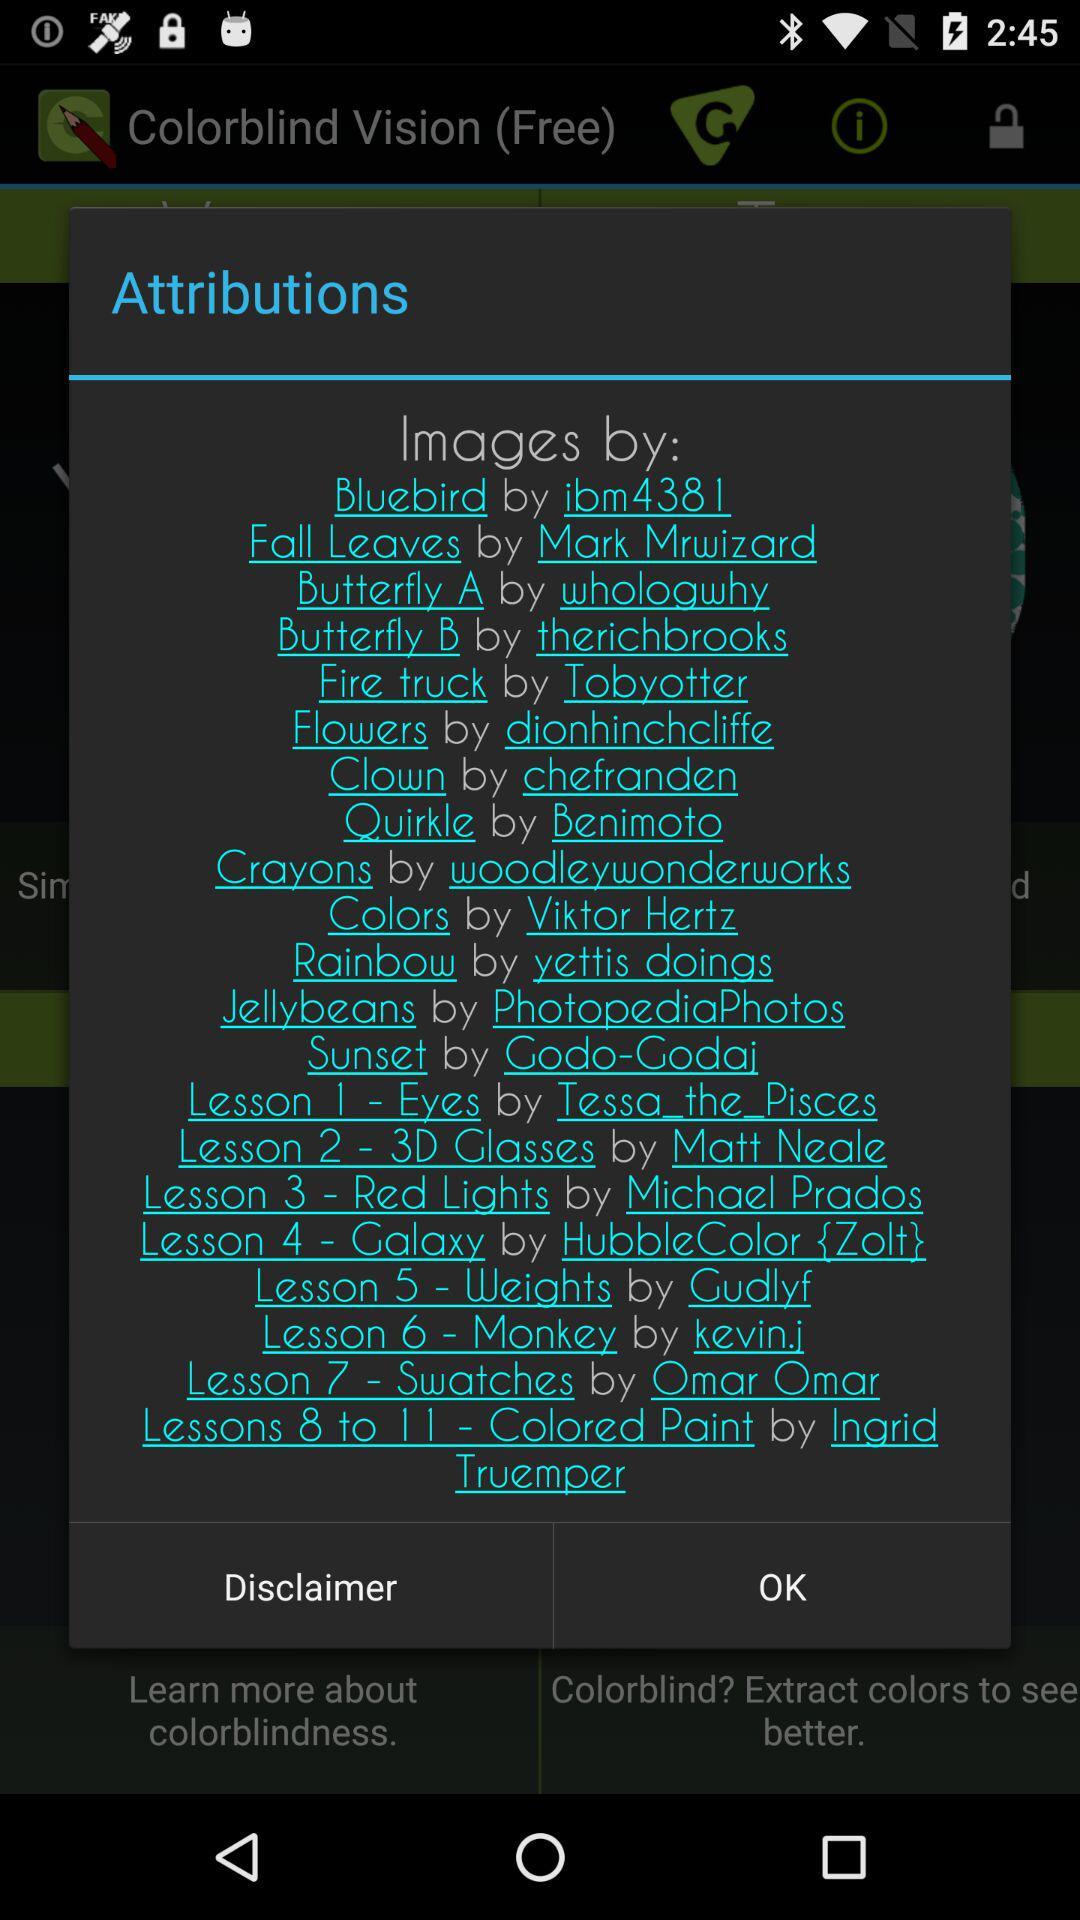 Image resolution: width=1080 pixels, height=1920 pixels. What do you see at coordinates (310, 1585) in the screenshot?
I see `item below the bluebird by ibm4381 item` at bounding box center [310, 1585].